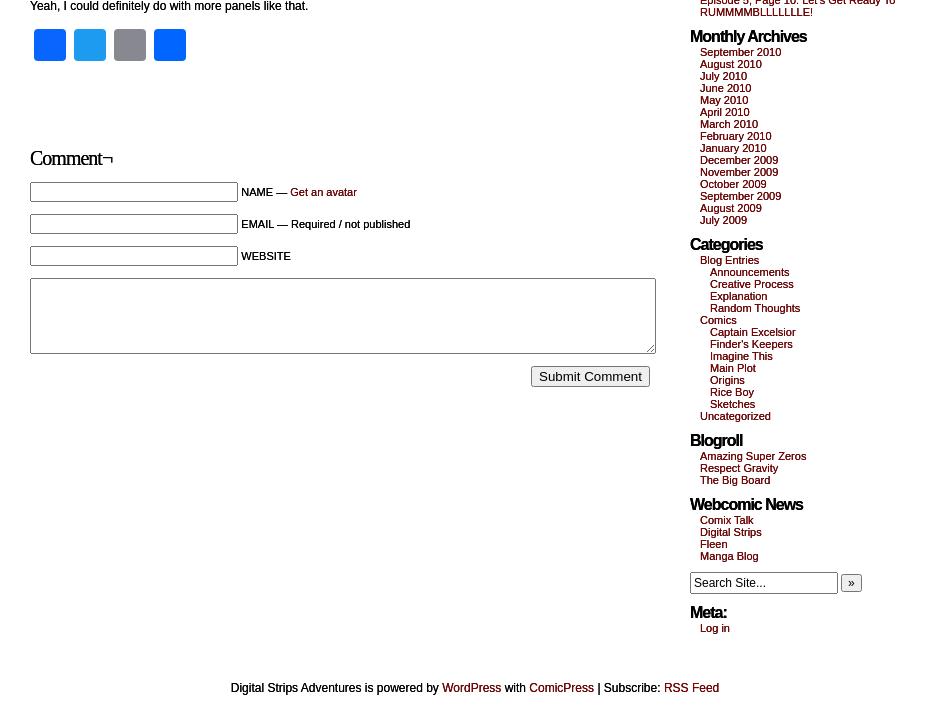 The width and height of the screenshot is (950, 725). I want to click on 'August 2009', so click(699, 207).